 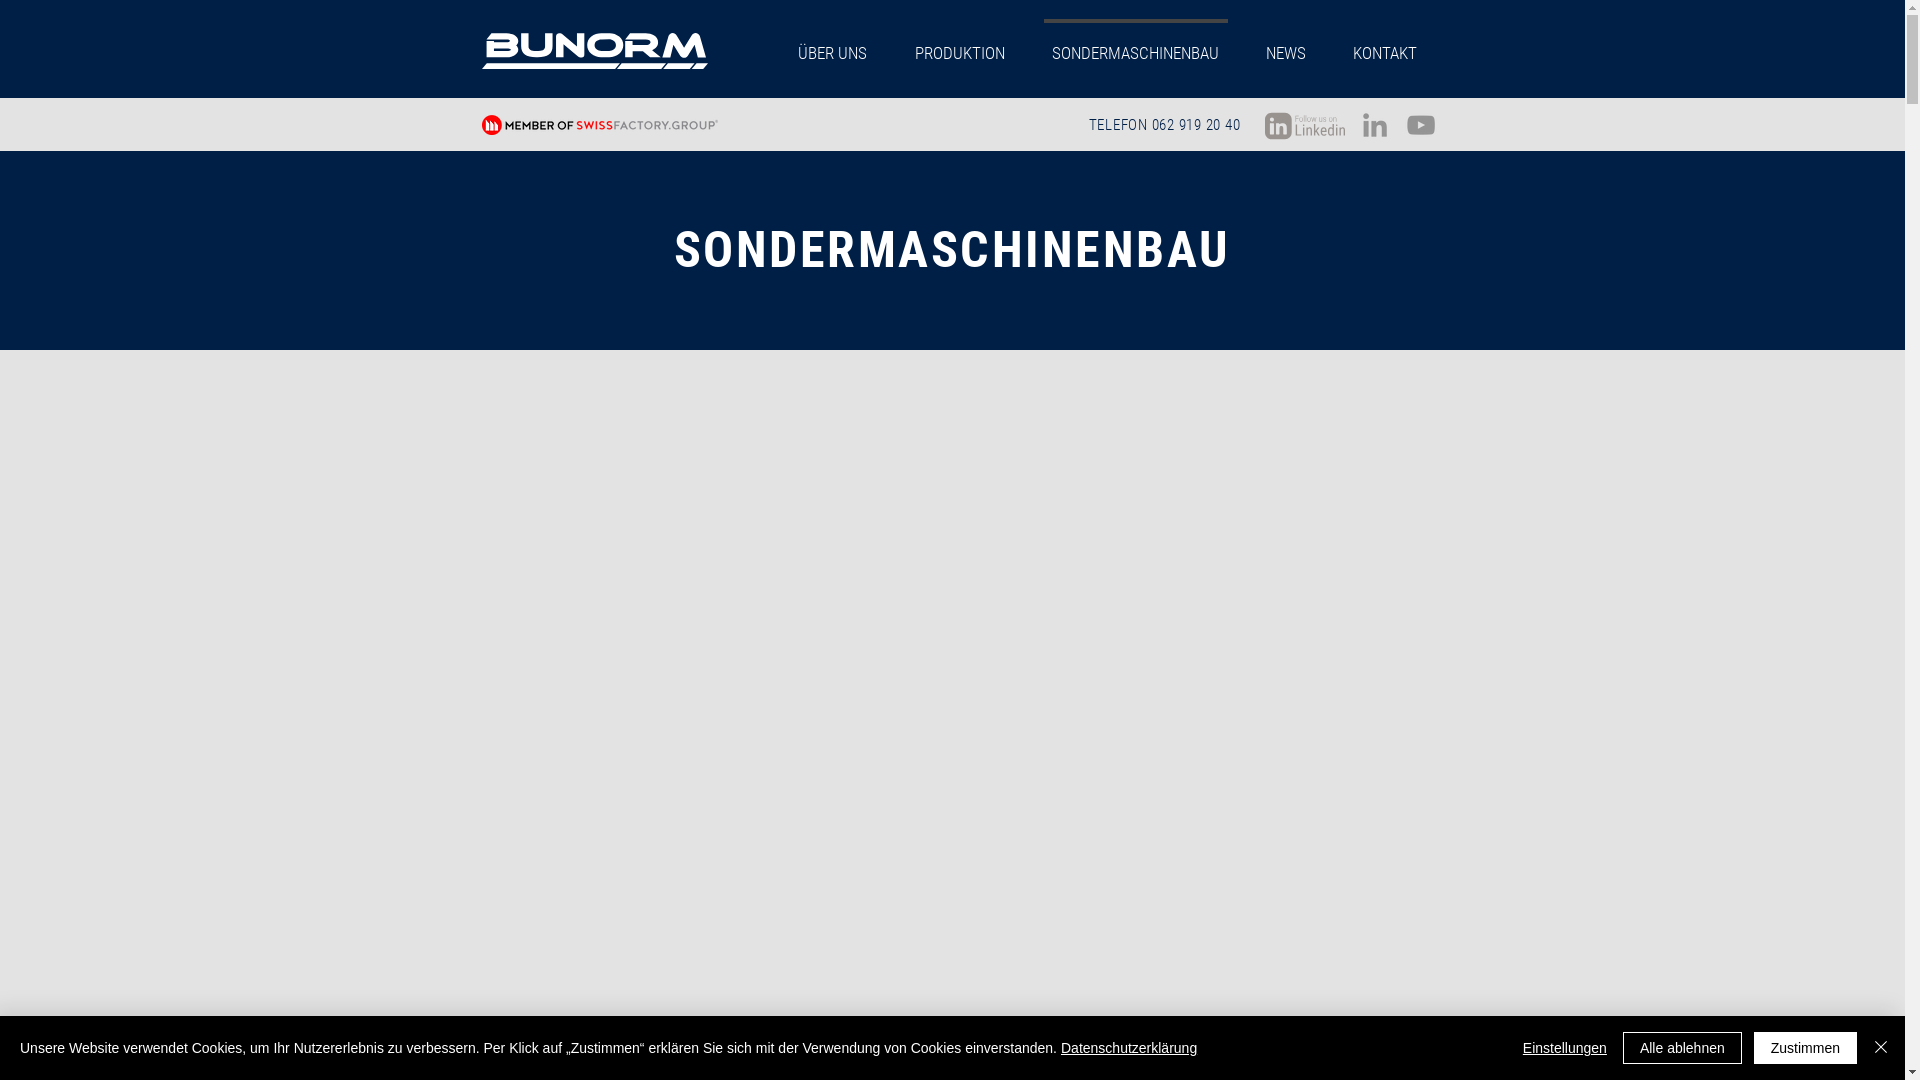 What do you see at coordinates (960, 43) in the screenshot?
I see `'PRODUKTION'` at bounding box center [960, 43].